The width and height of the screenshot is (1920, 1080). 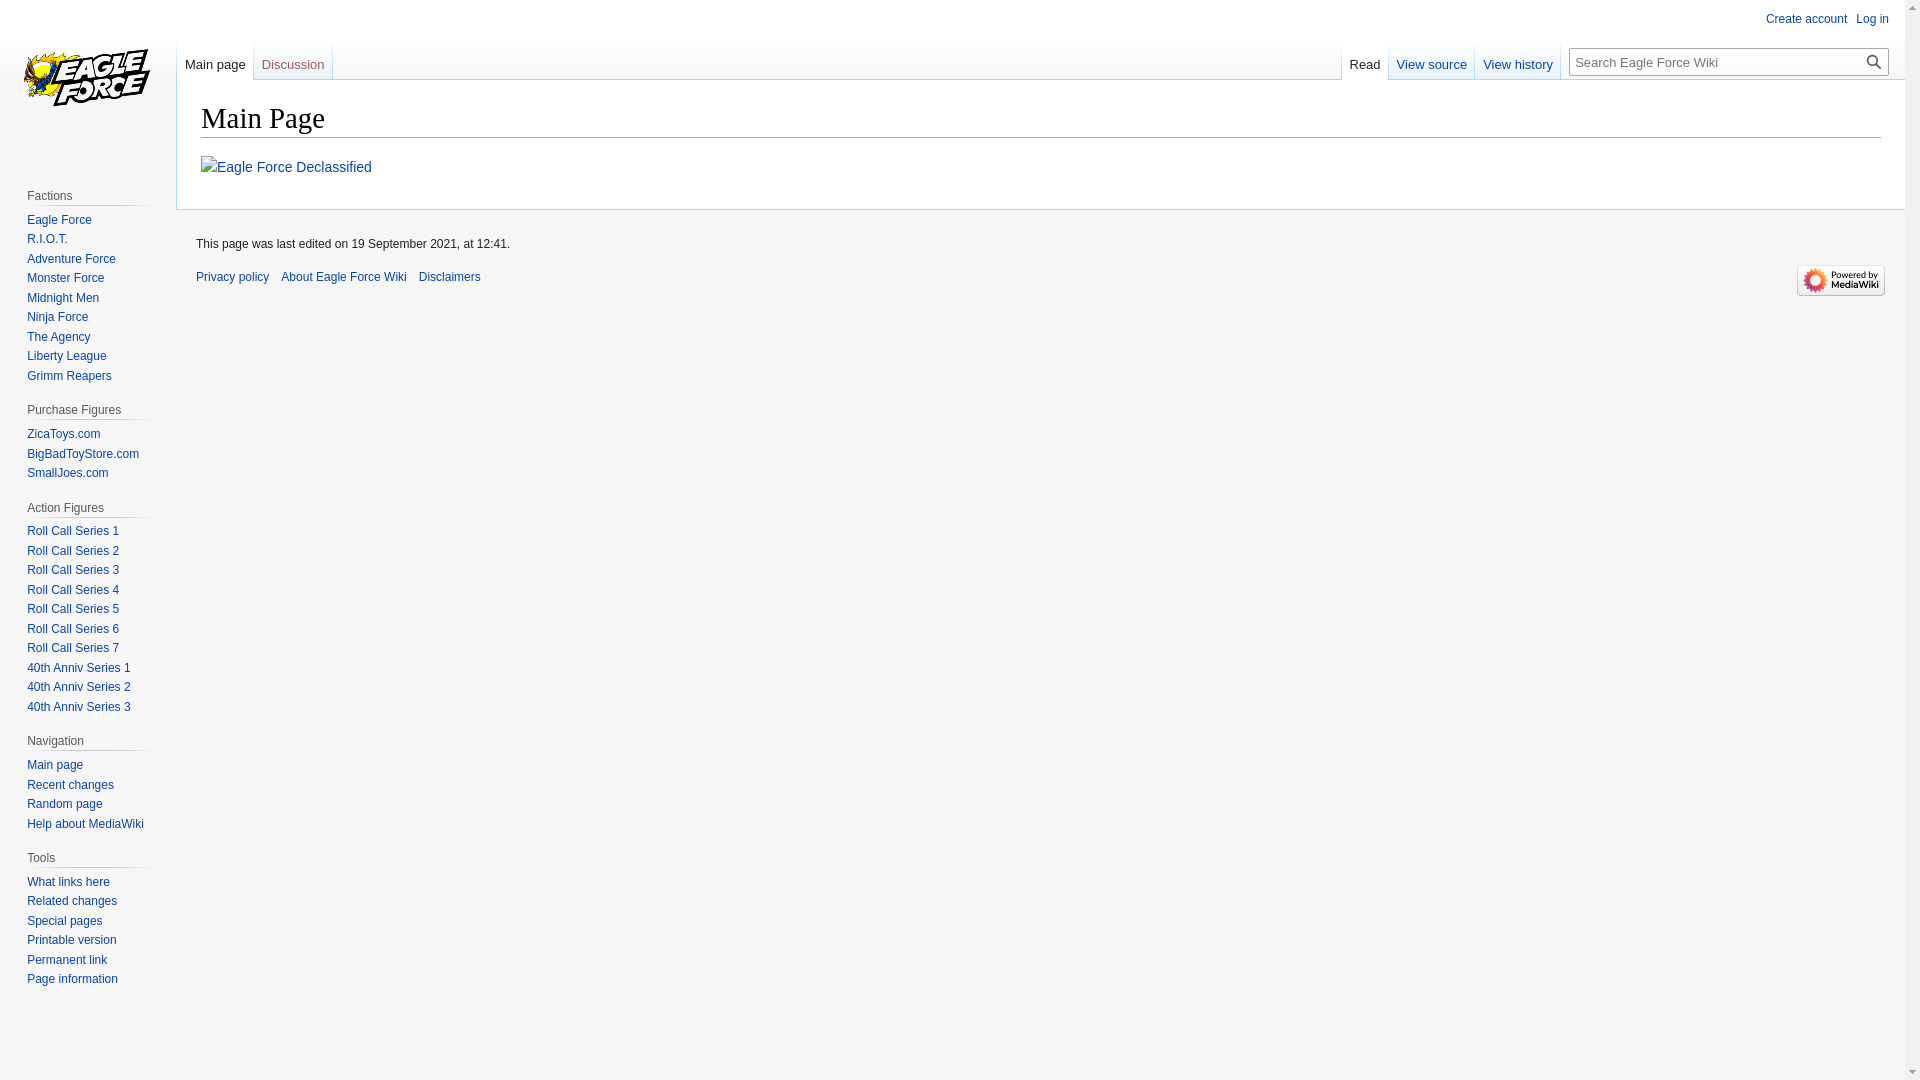 I want to click on 'Search Eagle Force Wiki [alt-shift-f]', so click(x=1568, y=60).